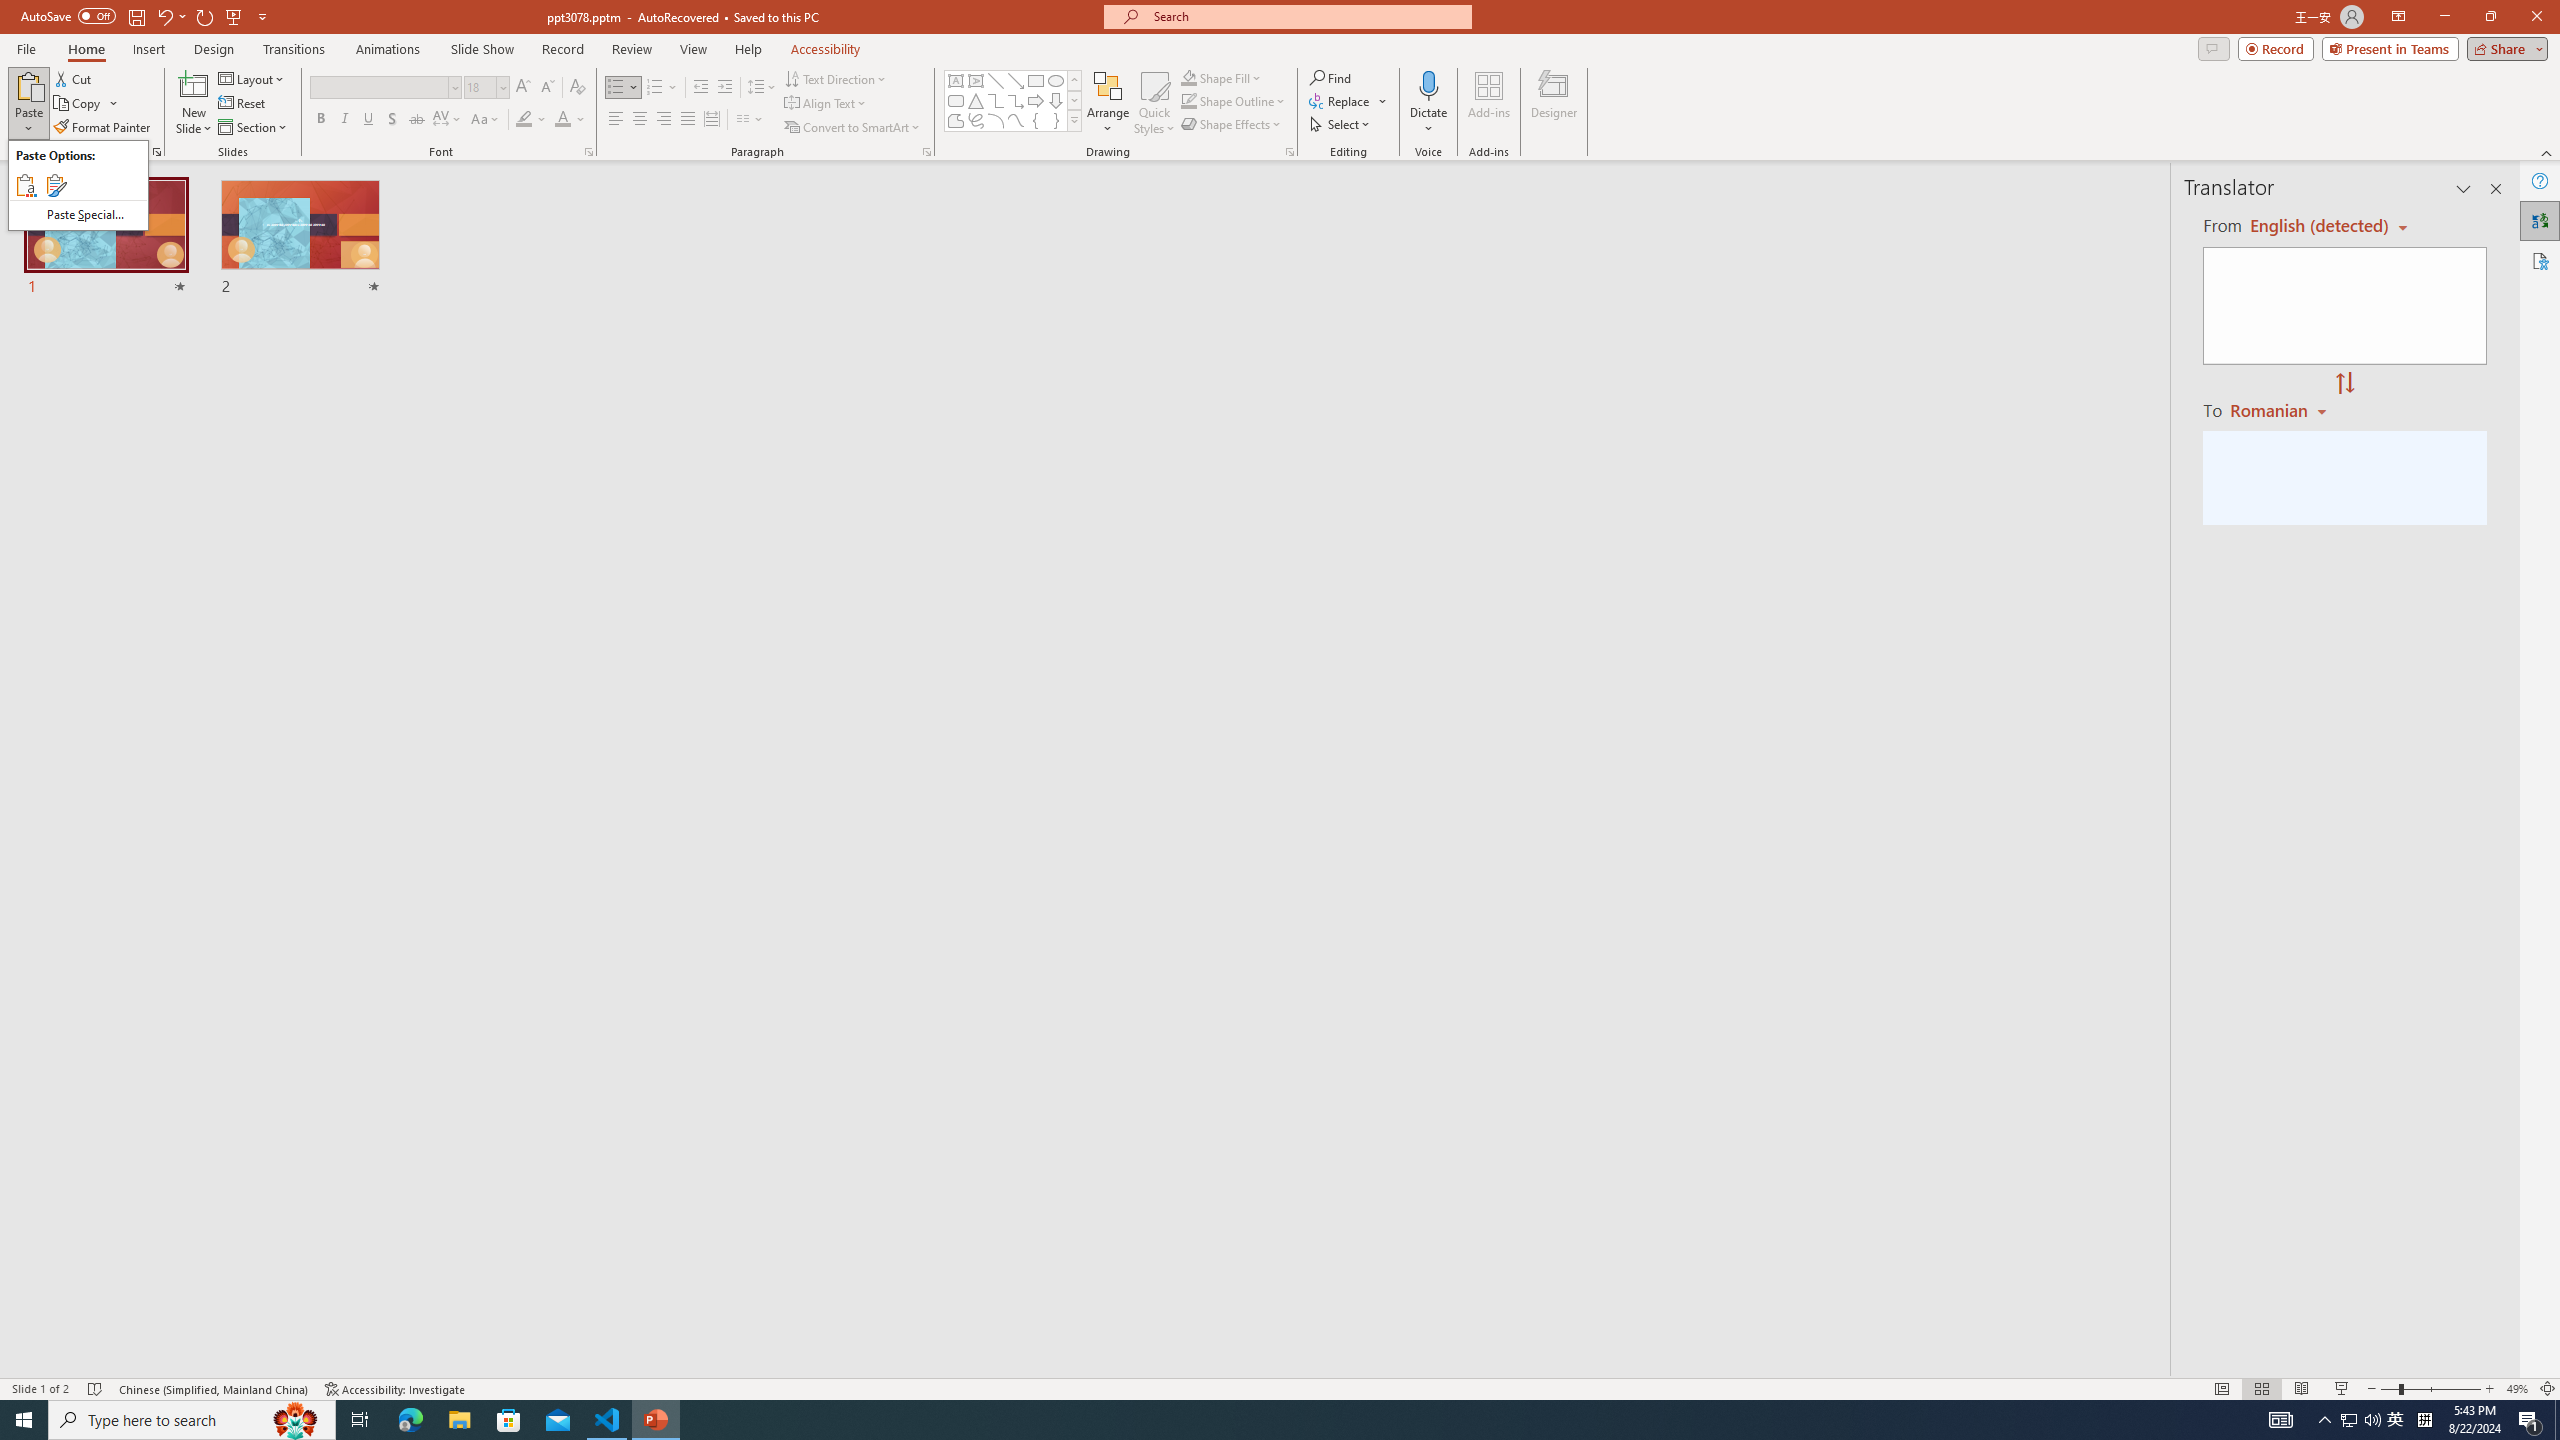  What do you see at coordinates (2490, 16) in the screenshot?
I see `'Restore Down'` at bounding box center [2490, 16].